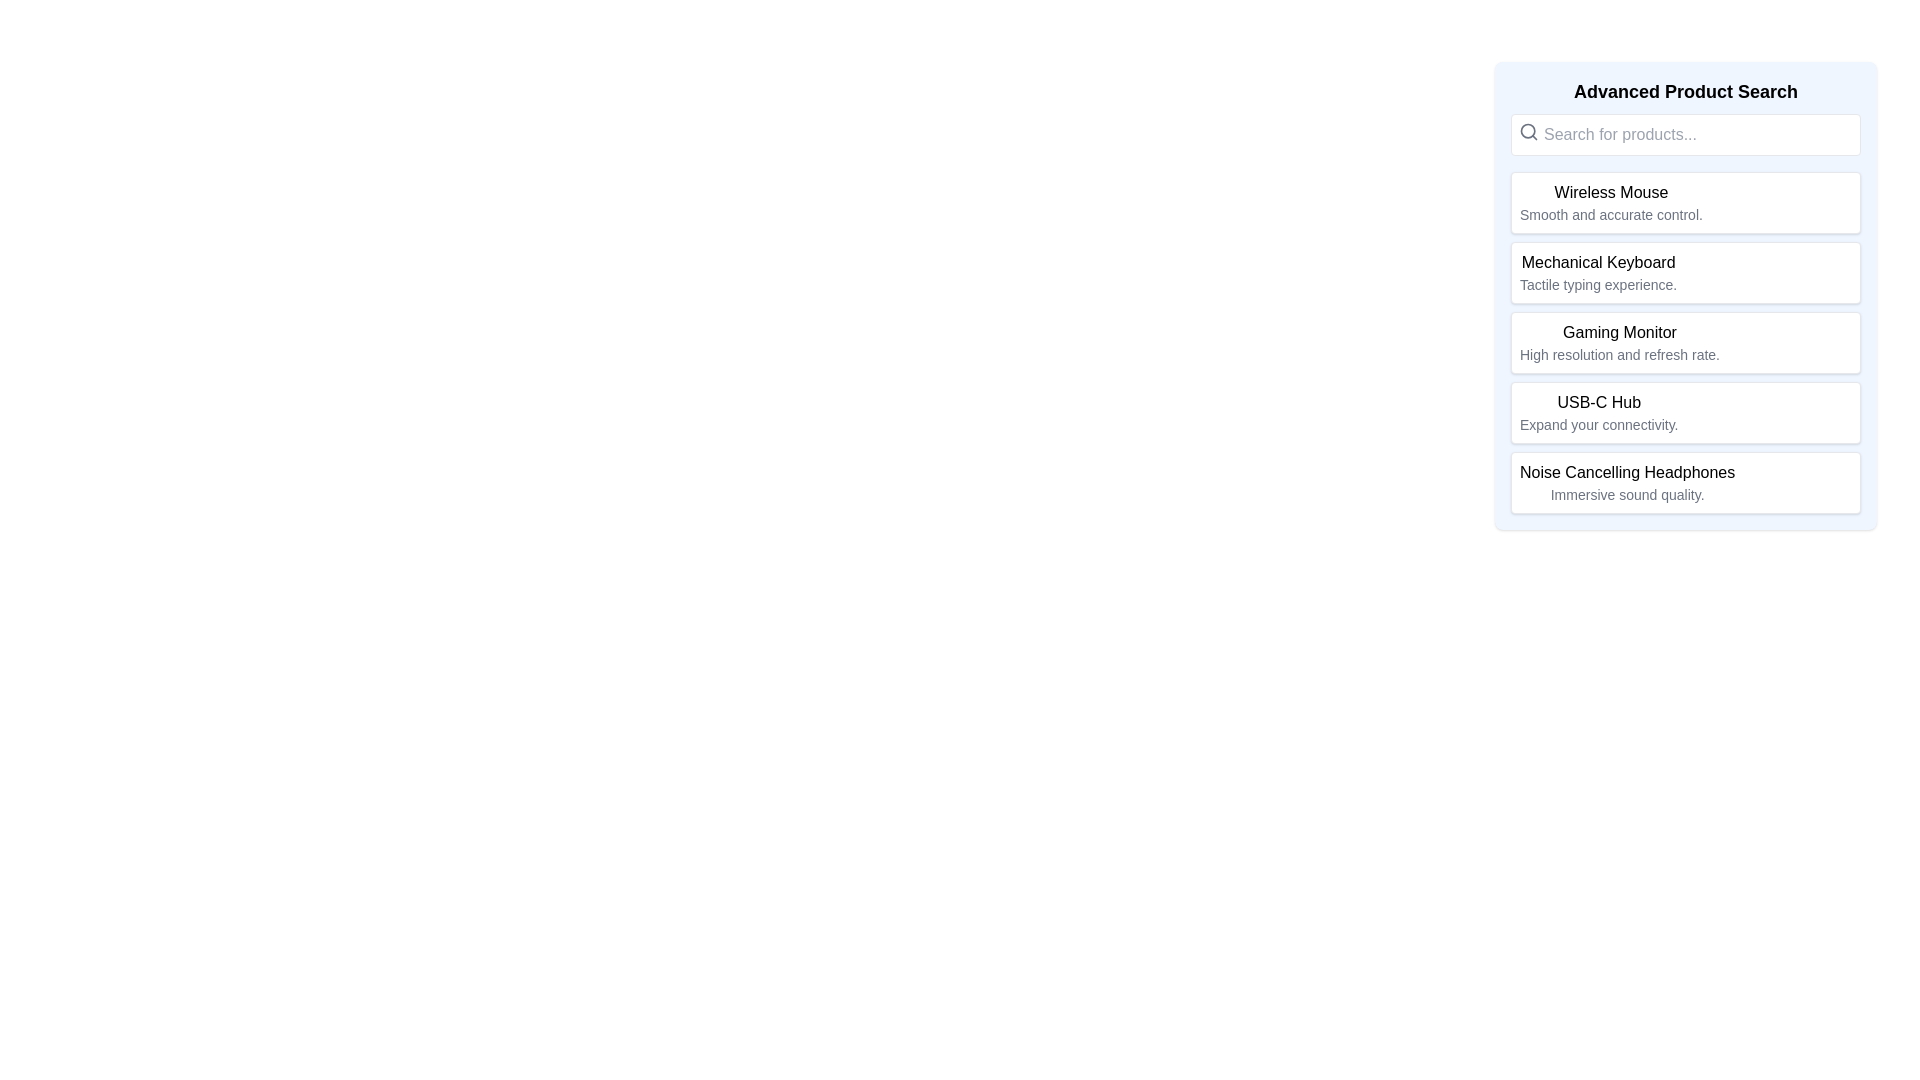  What do you see at coordinates (1684, 296) in the screenshot?
I see `the list item titled 'Mechanical Keyboard' with a bold title and a subtitle 'Tactile typing experience.'` at bounding box center [1684, 296].